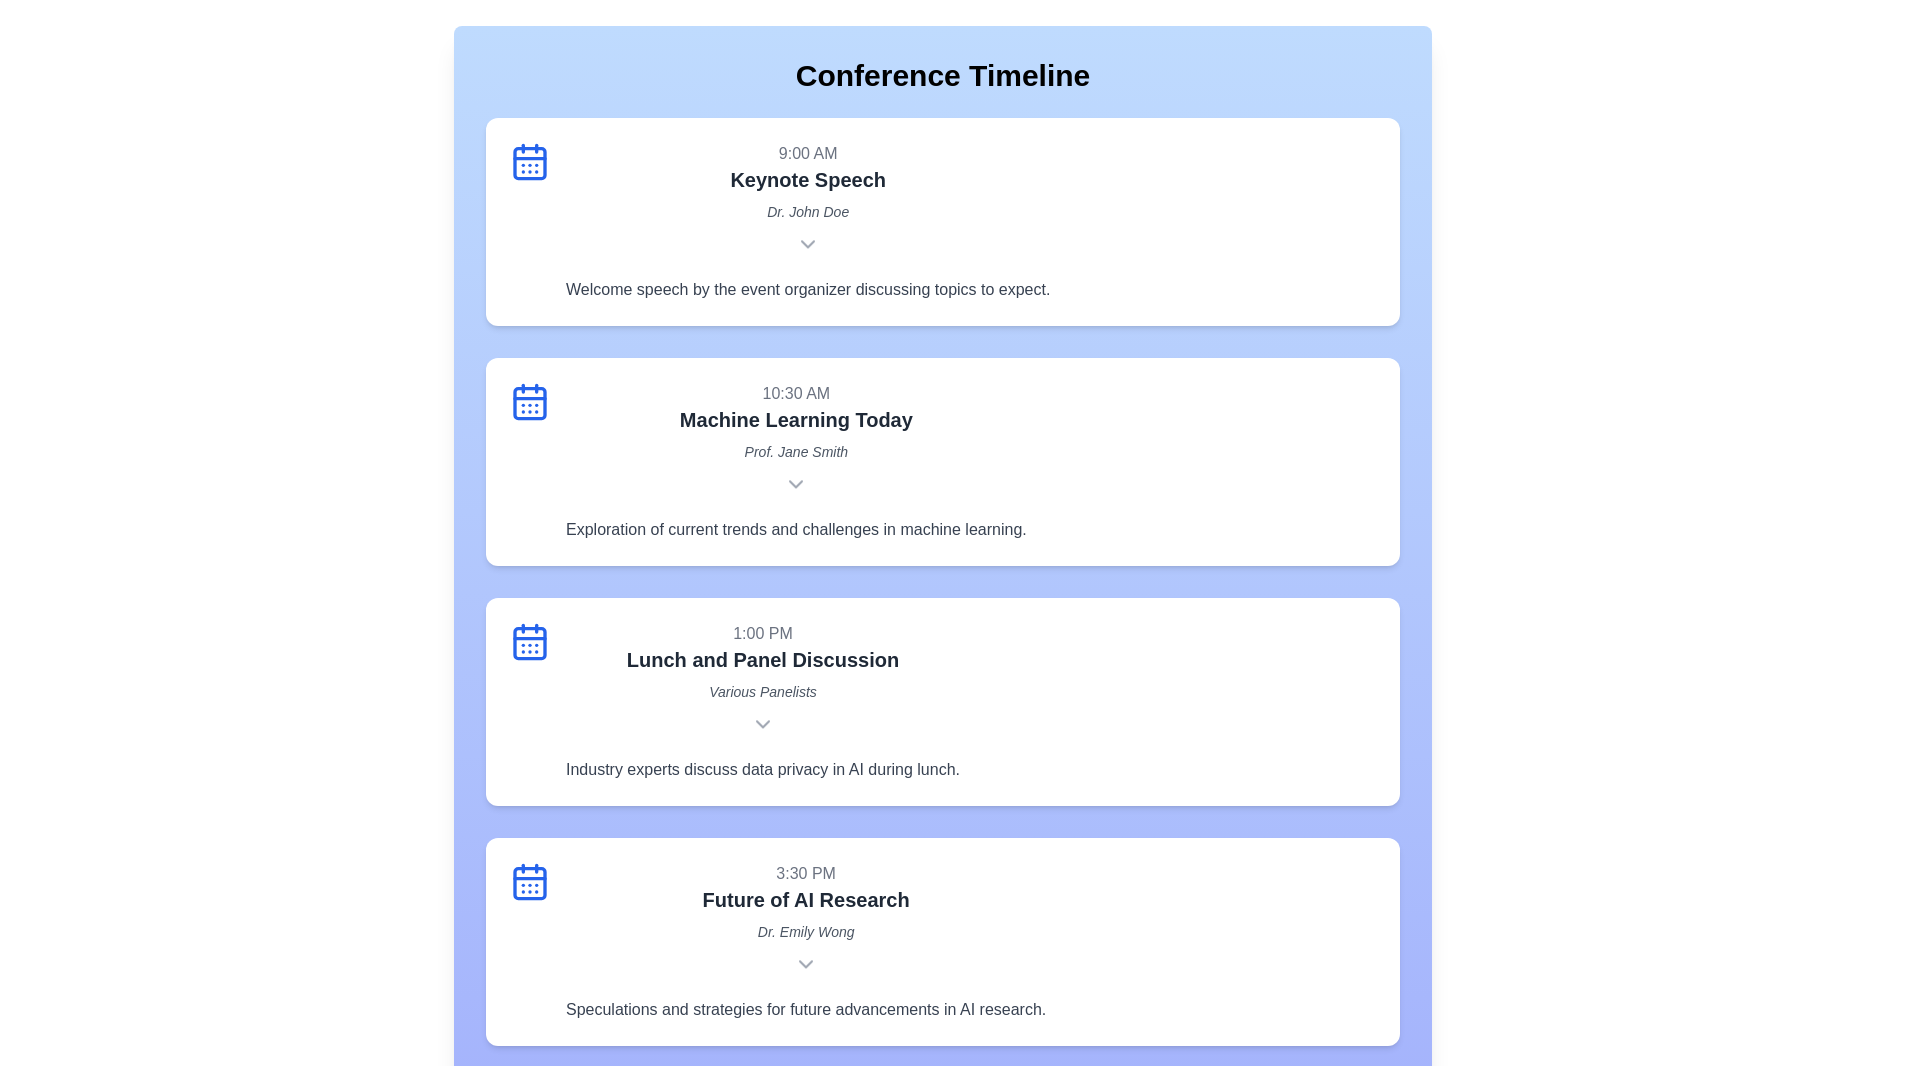  What do you see at coordinates (806, 932) in the screenshot?
I see `italicized gray text 'Dr. Emily Wong' which is positioned below the title 'Future of AI Research' in a card layout` at bounding box center [806, 932].